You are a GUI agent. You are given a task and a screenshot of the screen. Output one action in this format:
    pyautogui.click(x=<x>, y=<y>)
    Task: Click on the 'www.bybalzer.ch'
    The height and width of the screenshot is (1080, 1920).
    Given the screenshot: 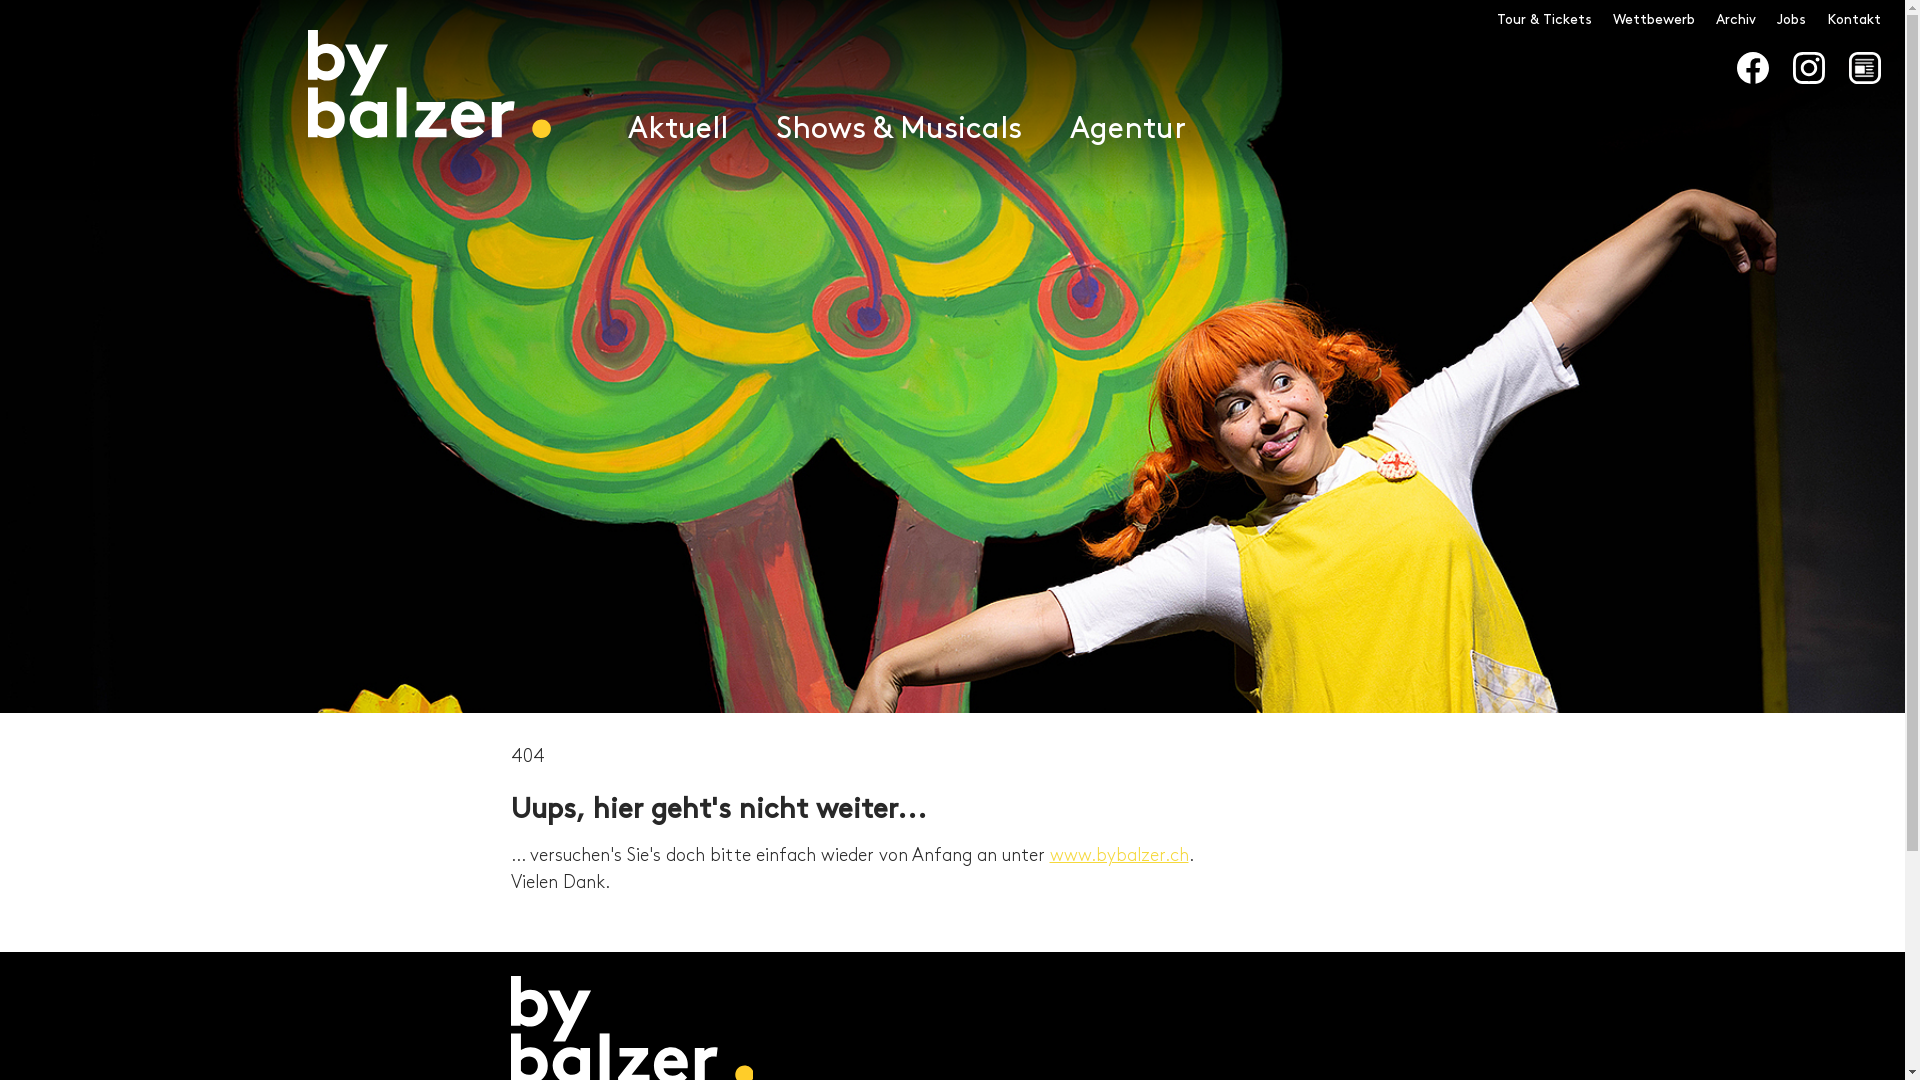 What is the action you would take?
    pyautogui.click(x=1049, y=855)
    